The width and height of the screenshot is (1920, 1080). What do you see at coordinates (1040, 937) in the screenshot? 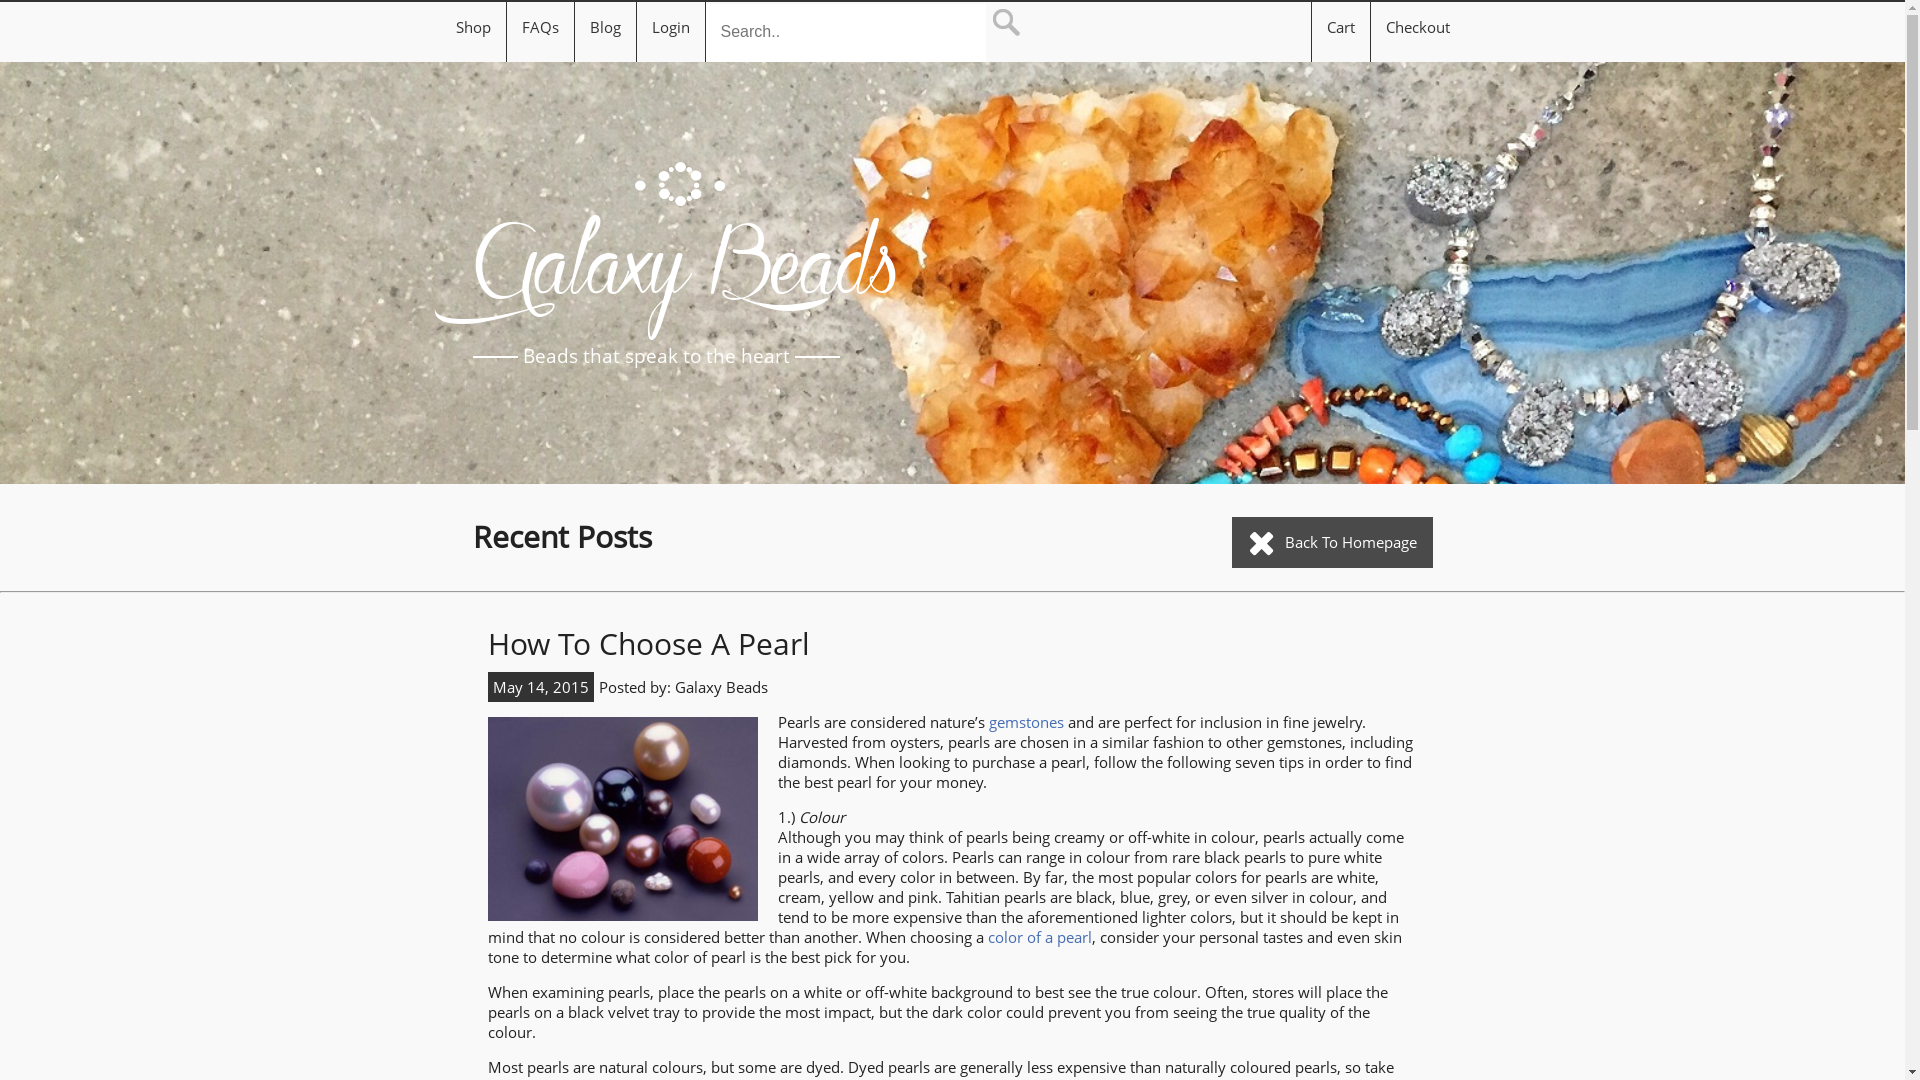
I see `'color of a pearl'` at bounding box center [1040, 937].